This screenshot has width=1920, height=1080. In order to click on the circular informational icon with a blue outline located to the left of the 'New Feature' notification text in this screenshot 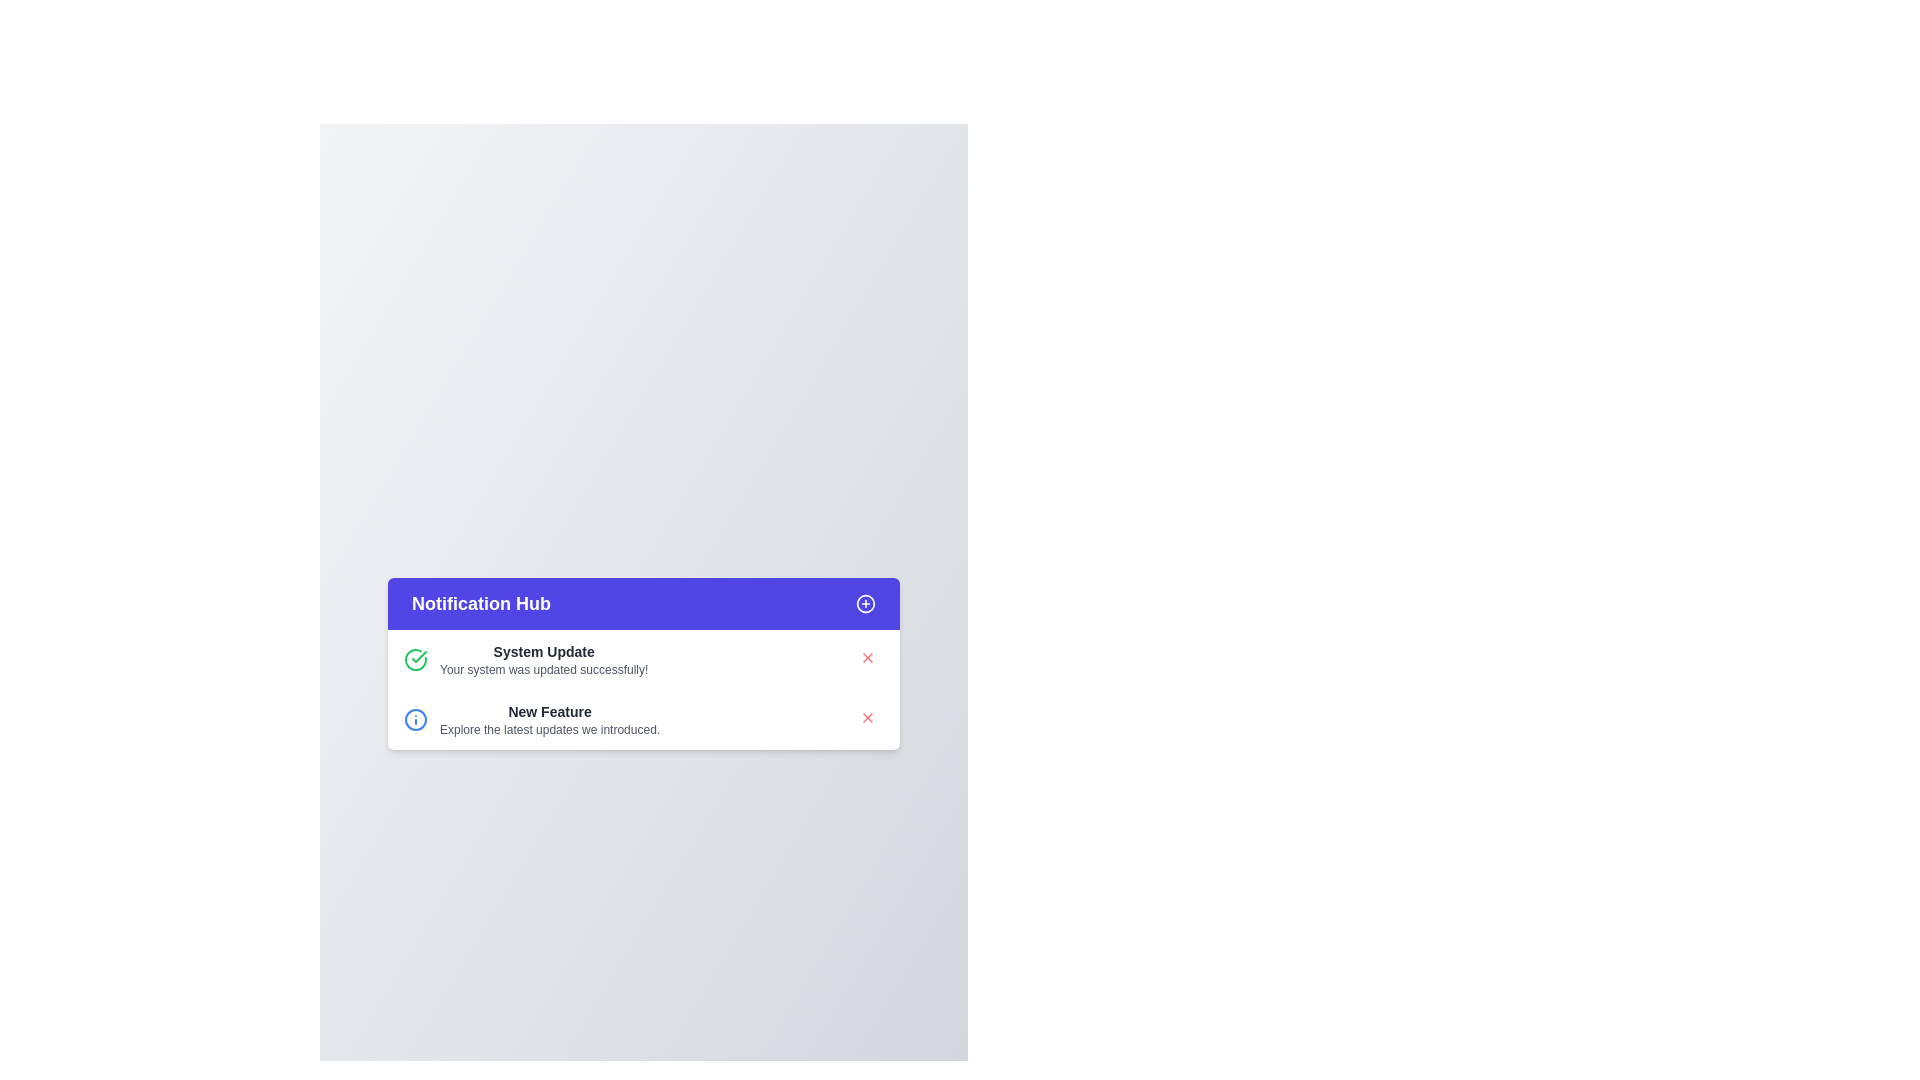, I will do `click(415, 720)`.